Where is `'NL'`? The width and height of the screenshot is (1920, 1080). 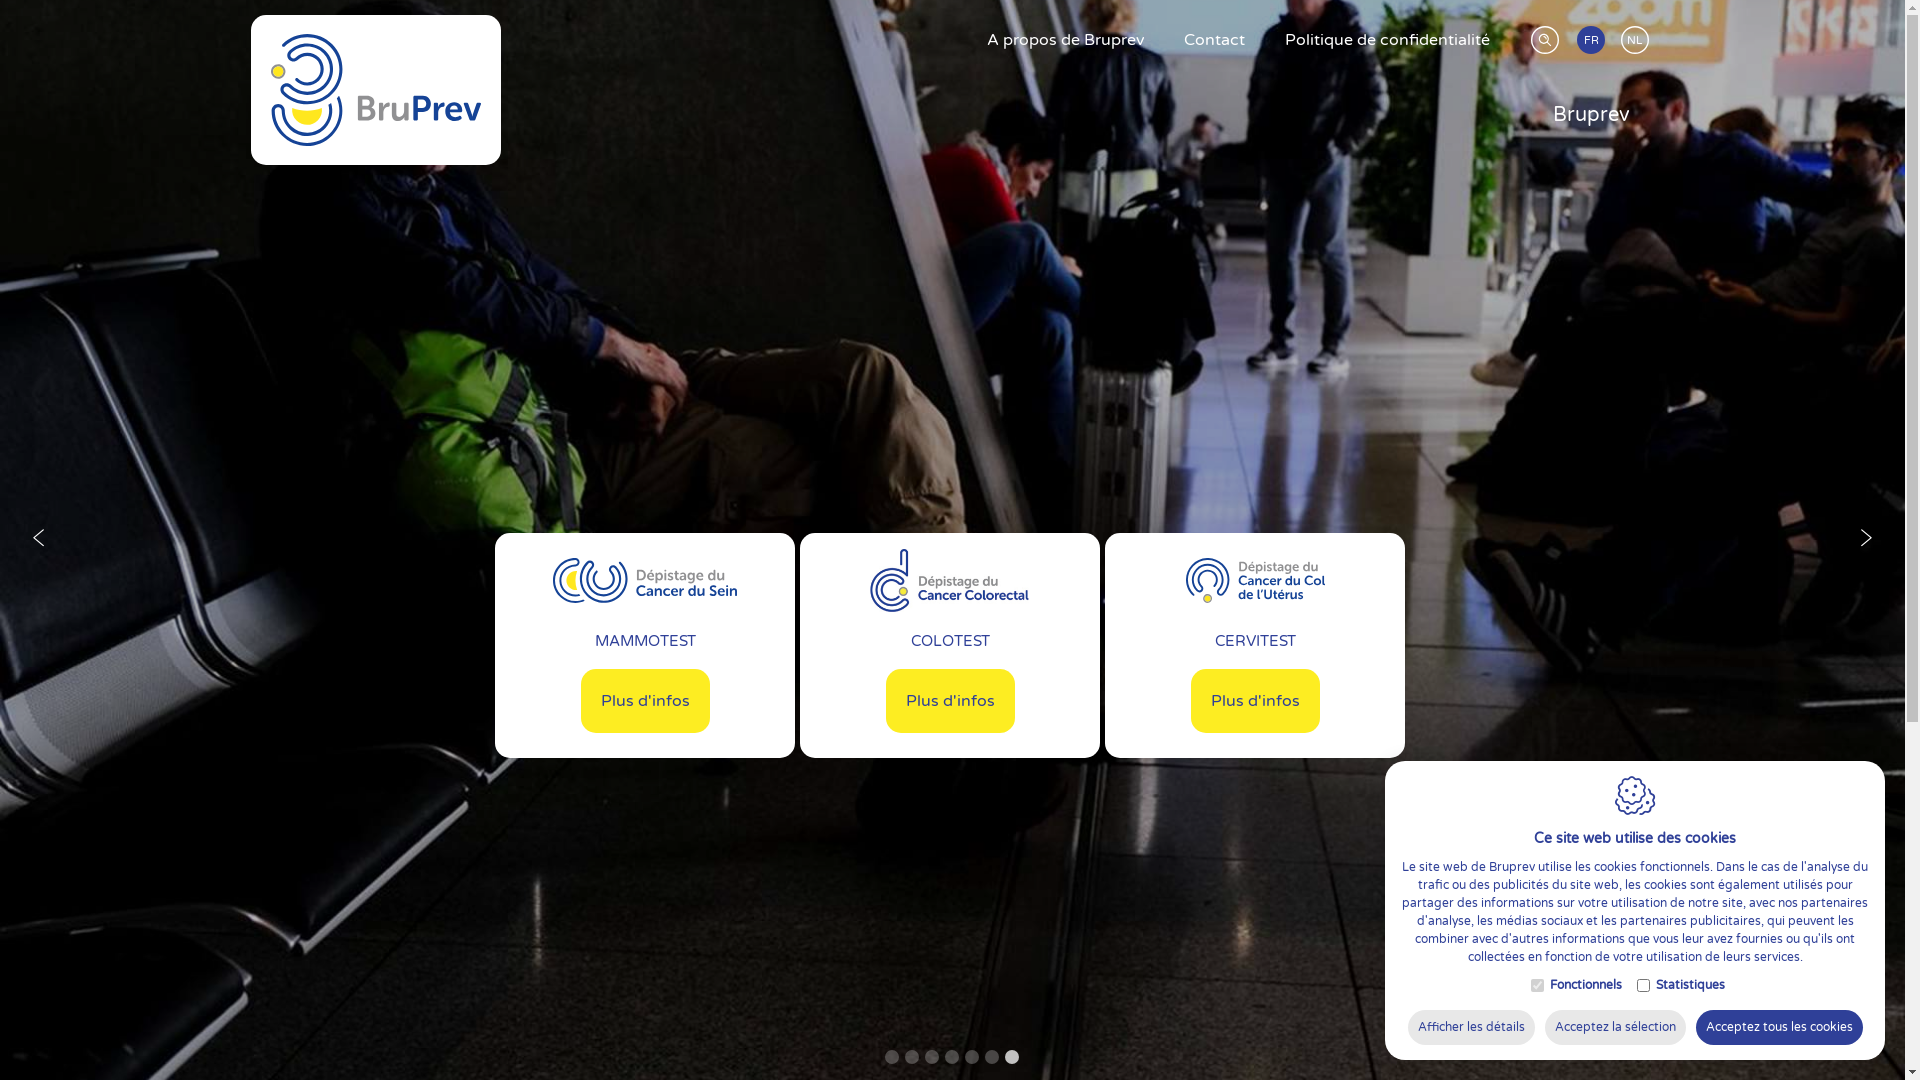
'NL' is located at coordinates (1640, 45).